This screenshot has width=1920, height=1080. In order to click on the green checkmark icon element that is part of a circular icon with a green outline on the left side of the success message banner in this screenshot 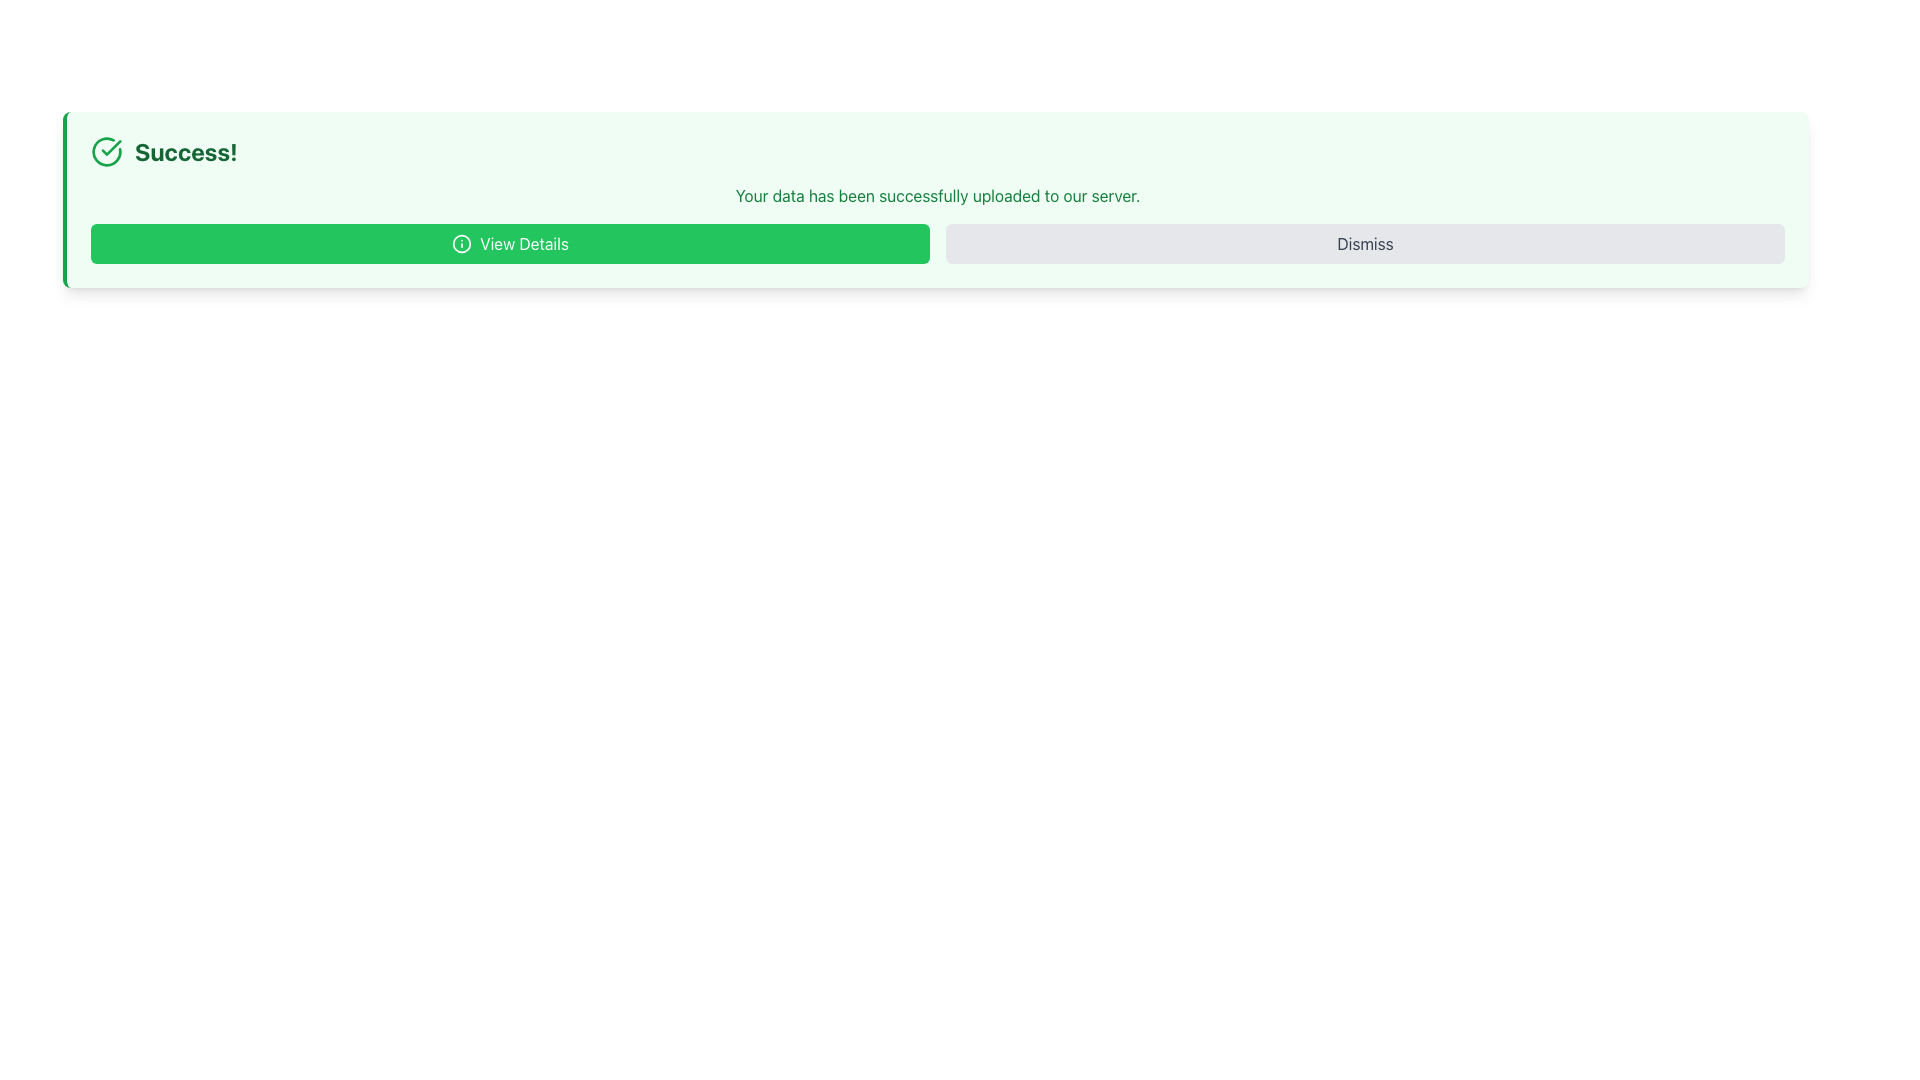, I will do `click(105, 150)`.